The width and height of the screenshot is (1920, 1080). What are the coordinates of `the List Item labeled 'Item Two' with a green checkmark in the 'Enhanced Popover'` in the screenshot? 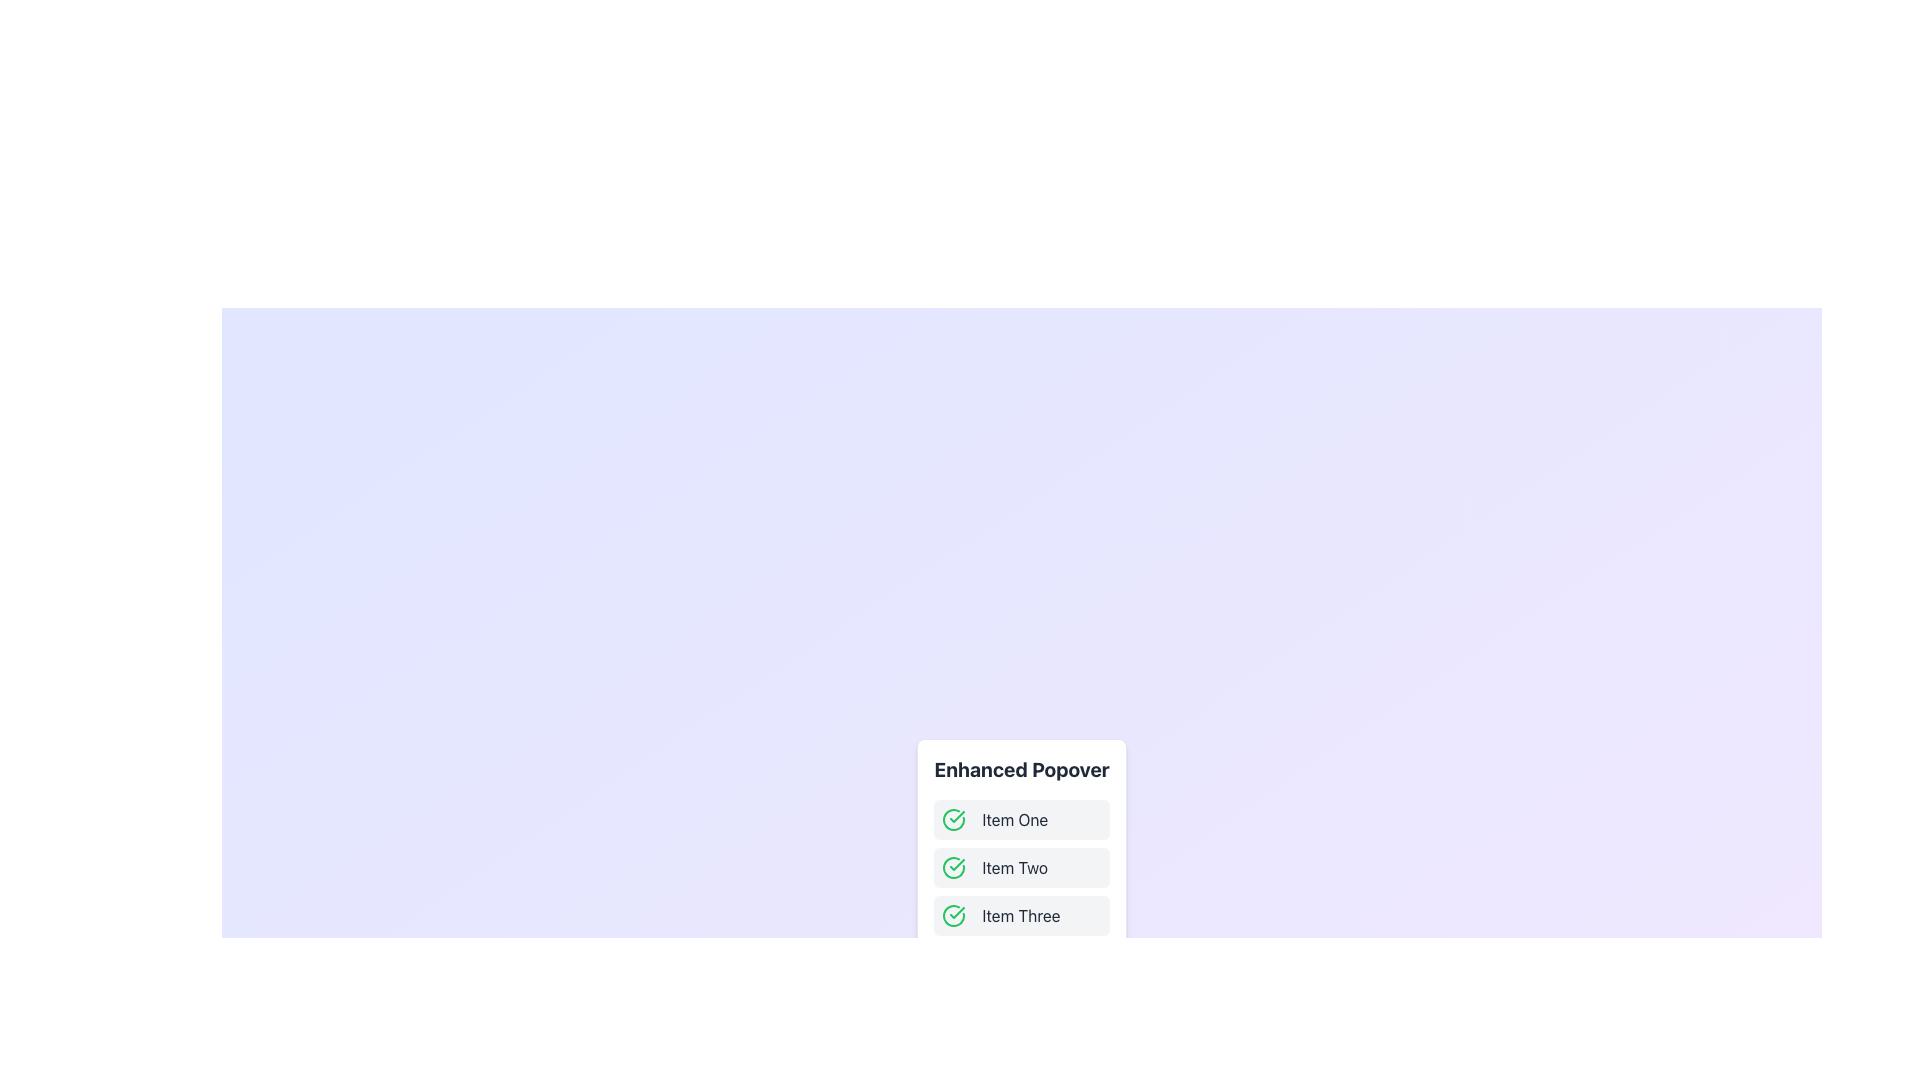 It's located at (1022, 866).